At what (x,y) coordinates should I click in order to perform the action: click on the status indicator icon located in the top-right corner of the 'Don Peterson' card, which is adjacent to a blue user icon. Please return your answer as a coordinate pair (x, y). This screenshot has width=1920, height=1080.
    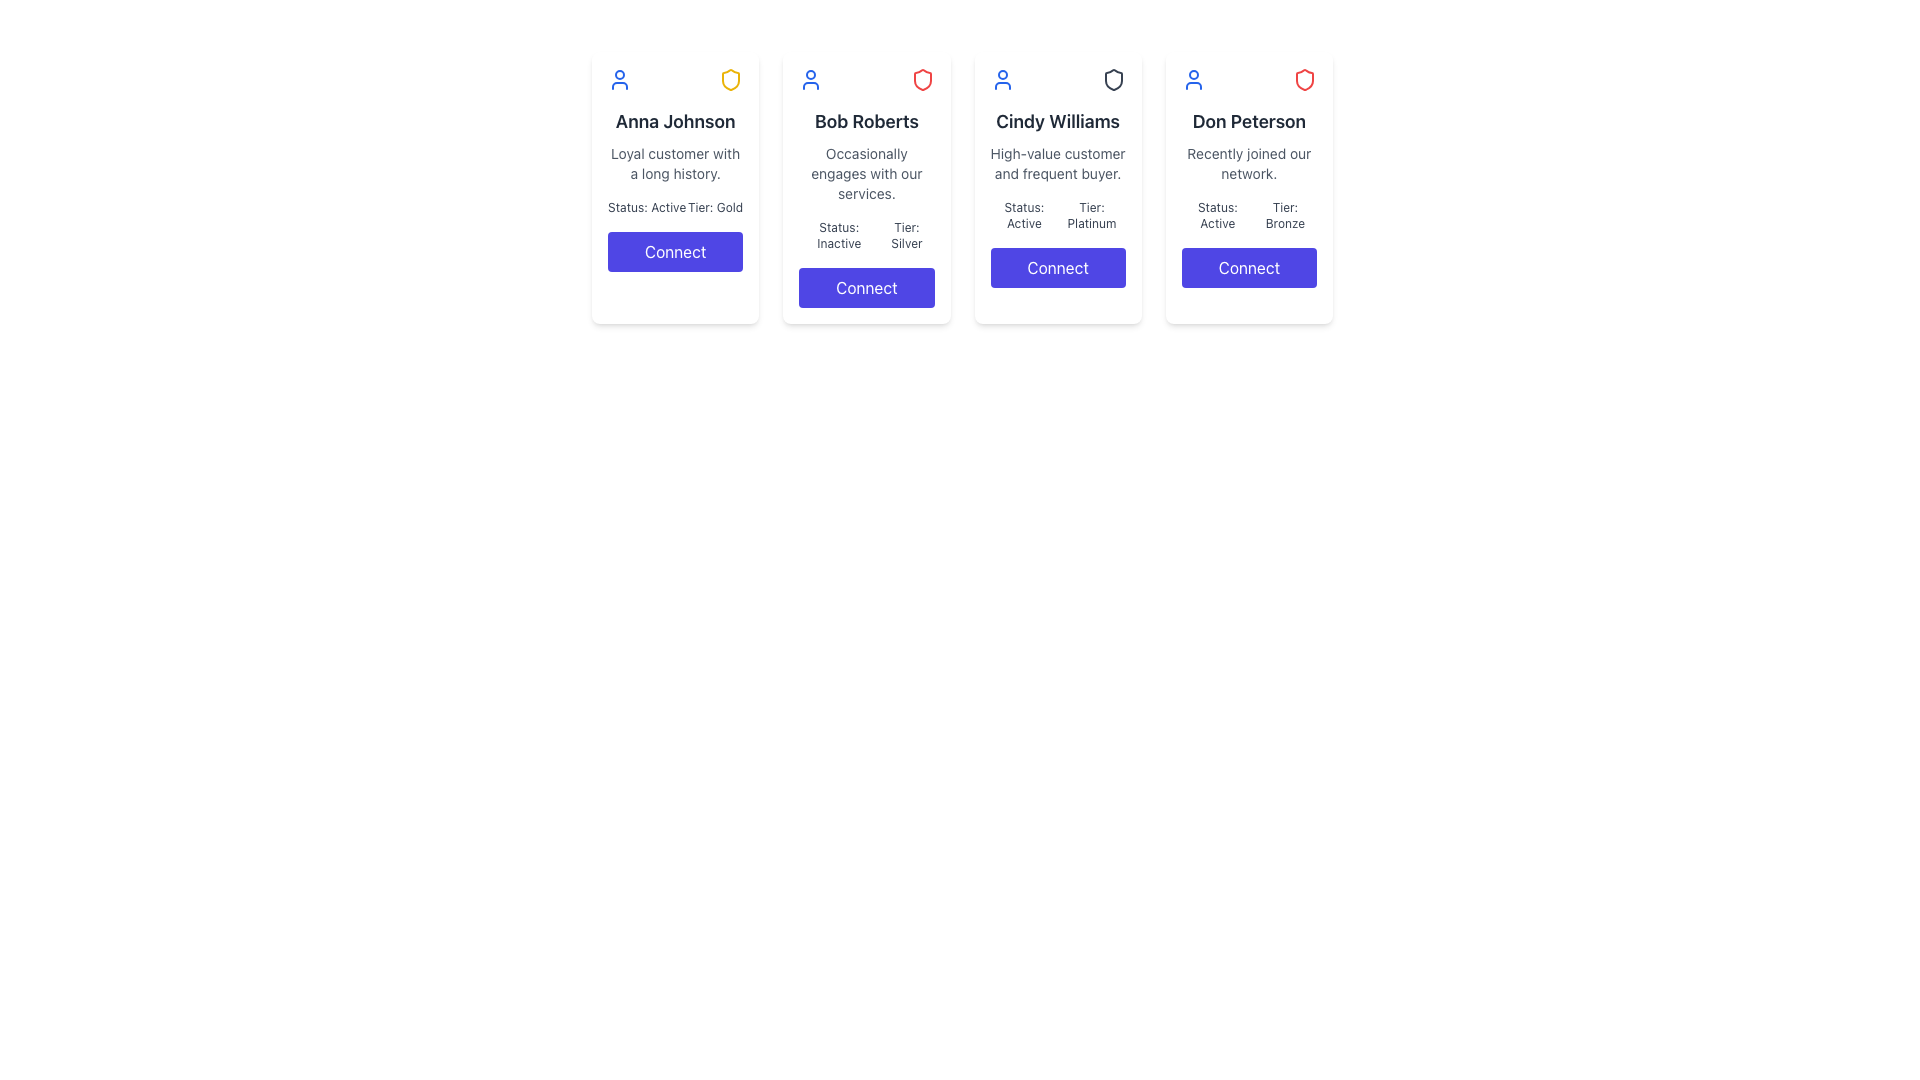
    Looking at the image, I should click on (1305, 79).